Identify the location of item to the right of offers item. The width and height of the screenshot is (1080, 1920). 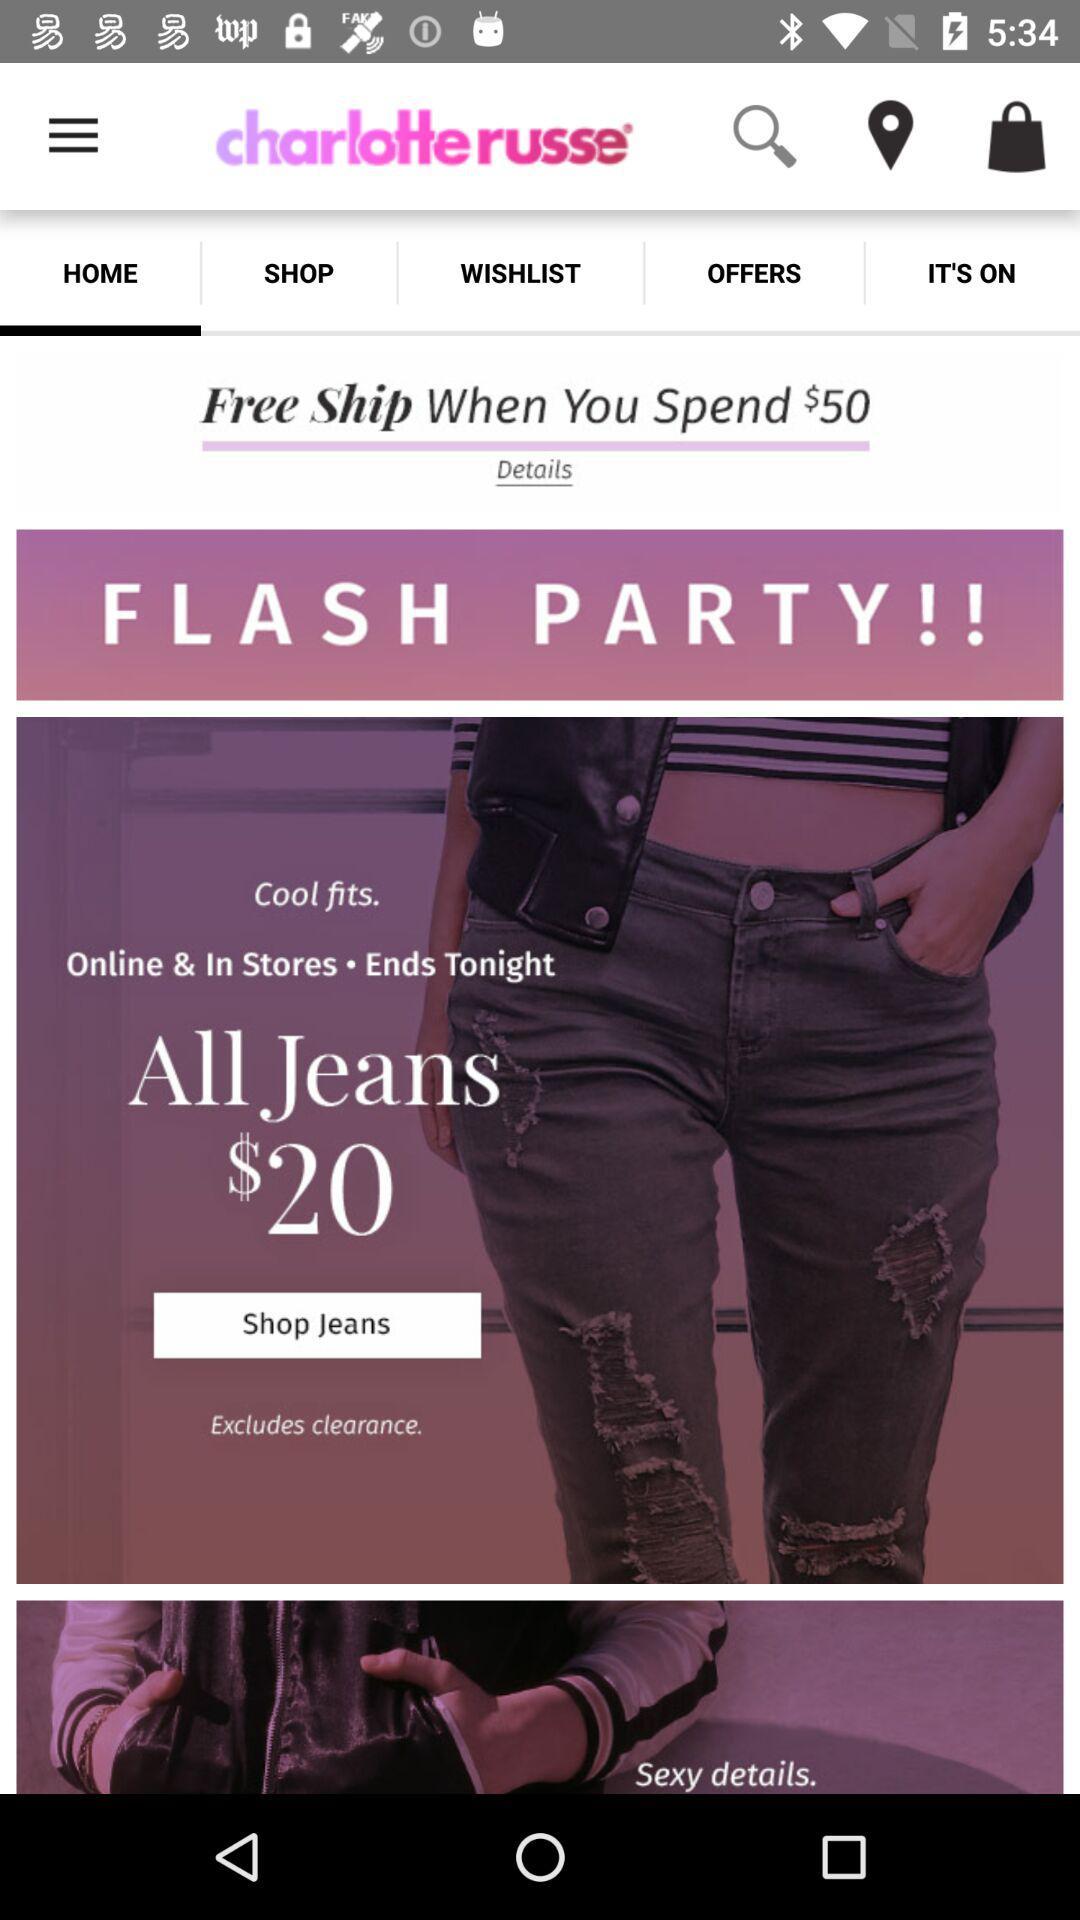
(971, 272).